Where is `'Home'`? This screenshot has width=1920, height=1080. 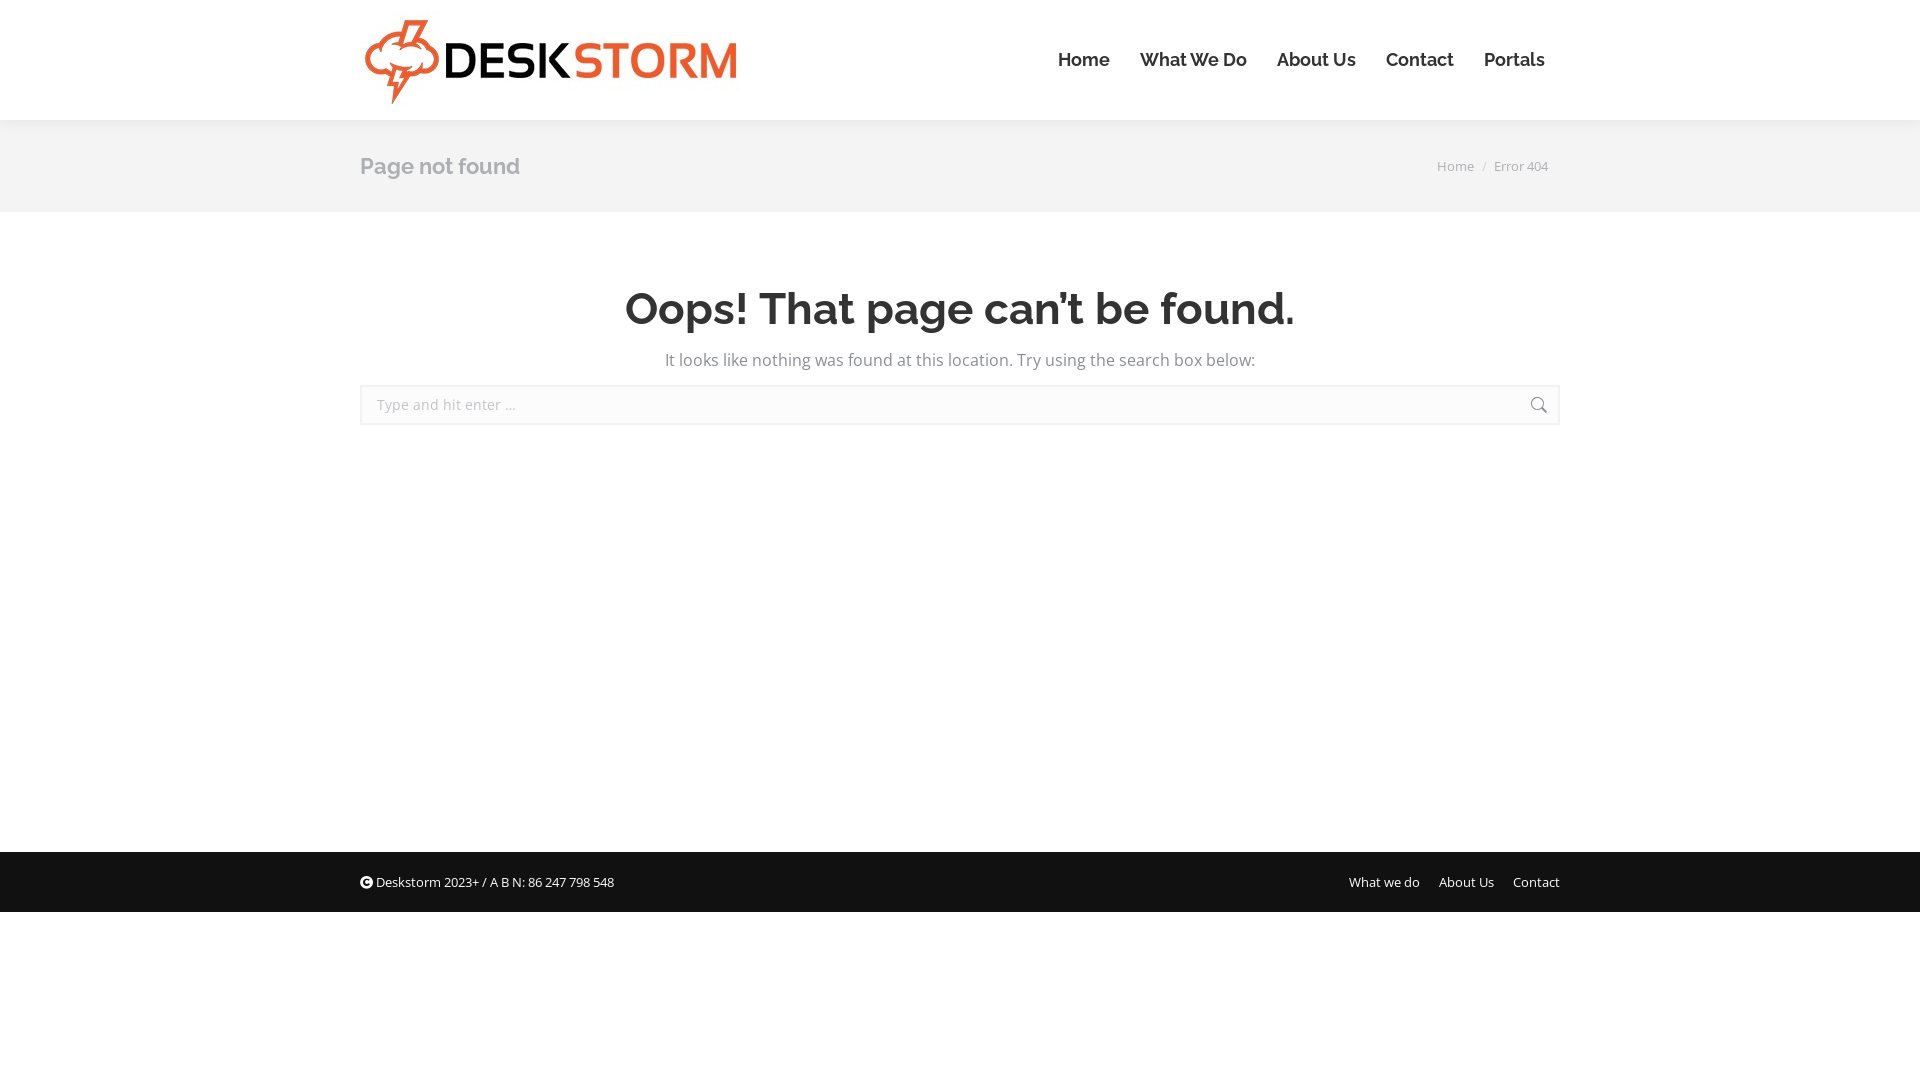
'Home' is located at coordinates (1083, 59).